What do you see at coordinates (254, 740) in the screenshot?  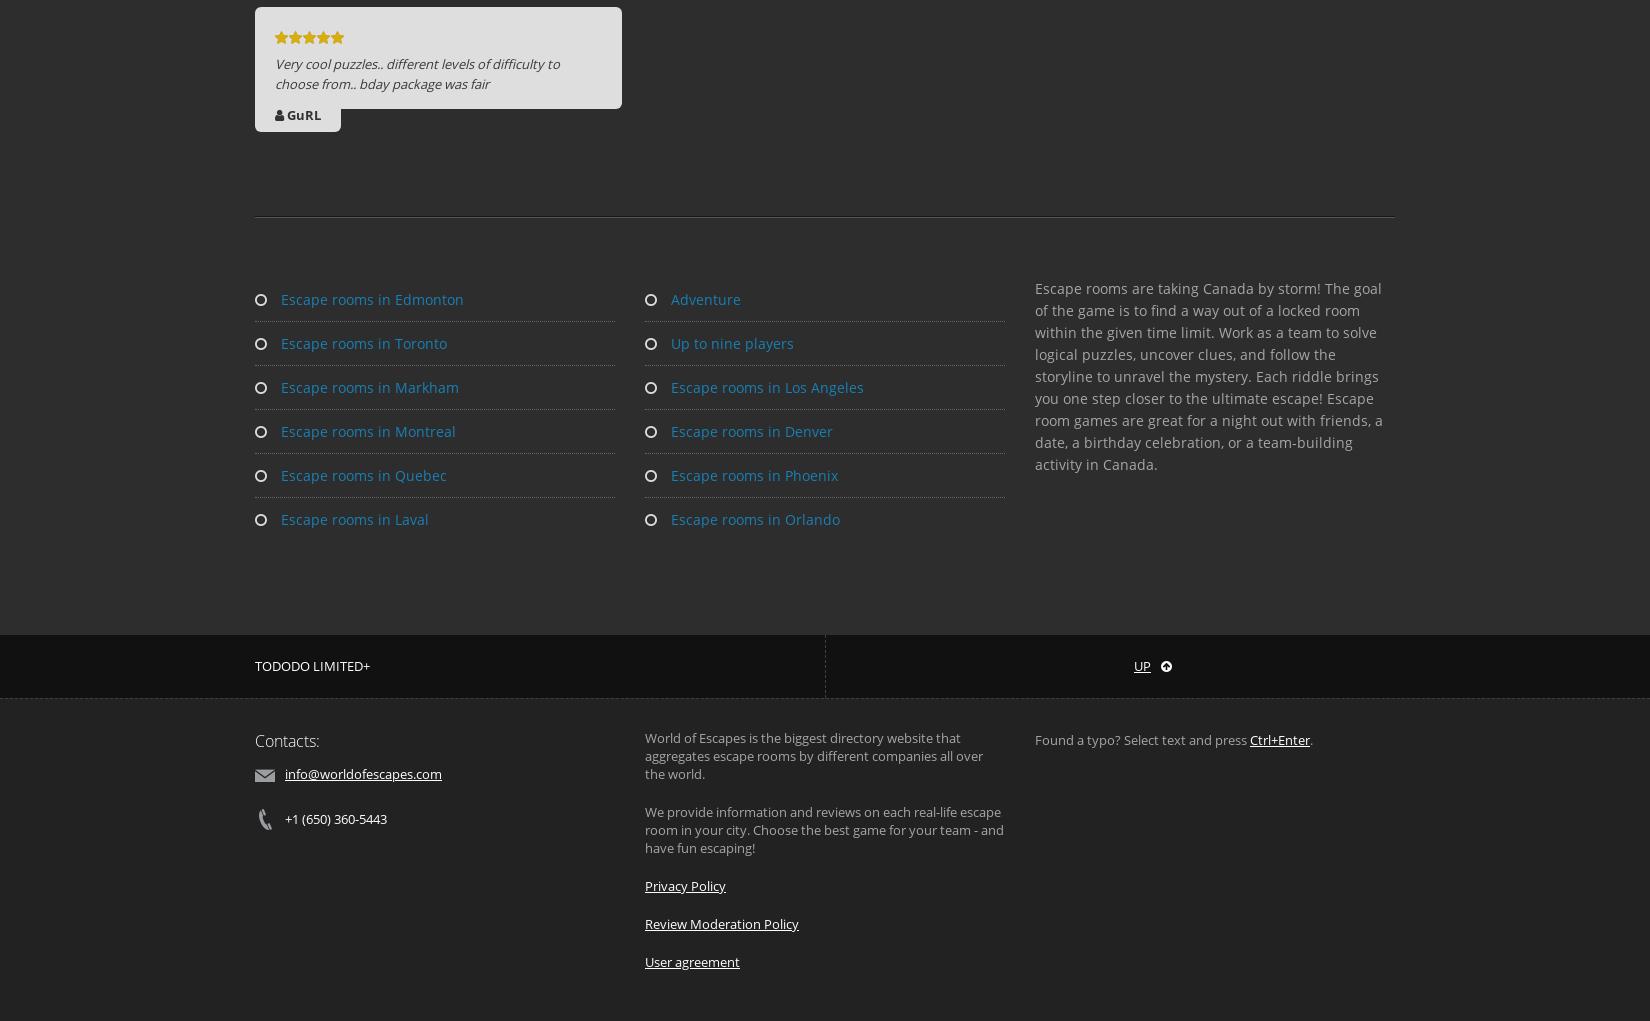 I see `'Contacts:'` at bounding box center [254, 740].